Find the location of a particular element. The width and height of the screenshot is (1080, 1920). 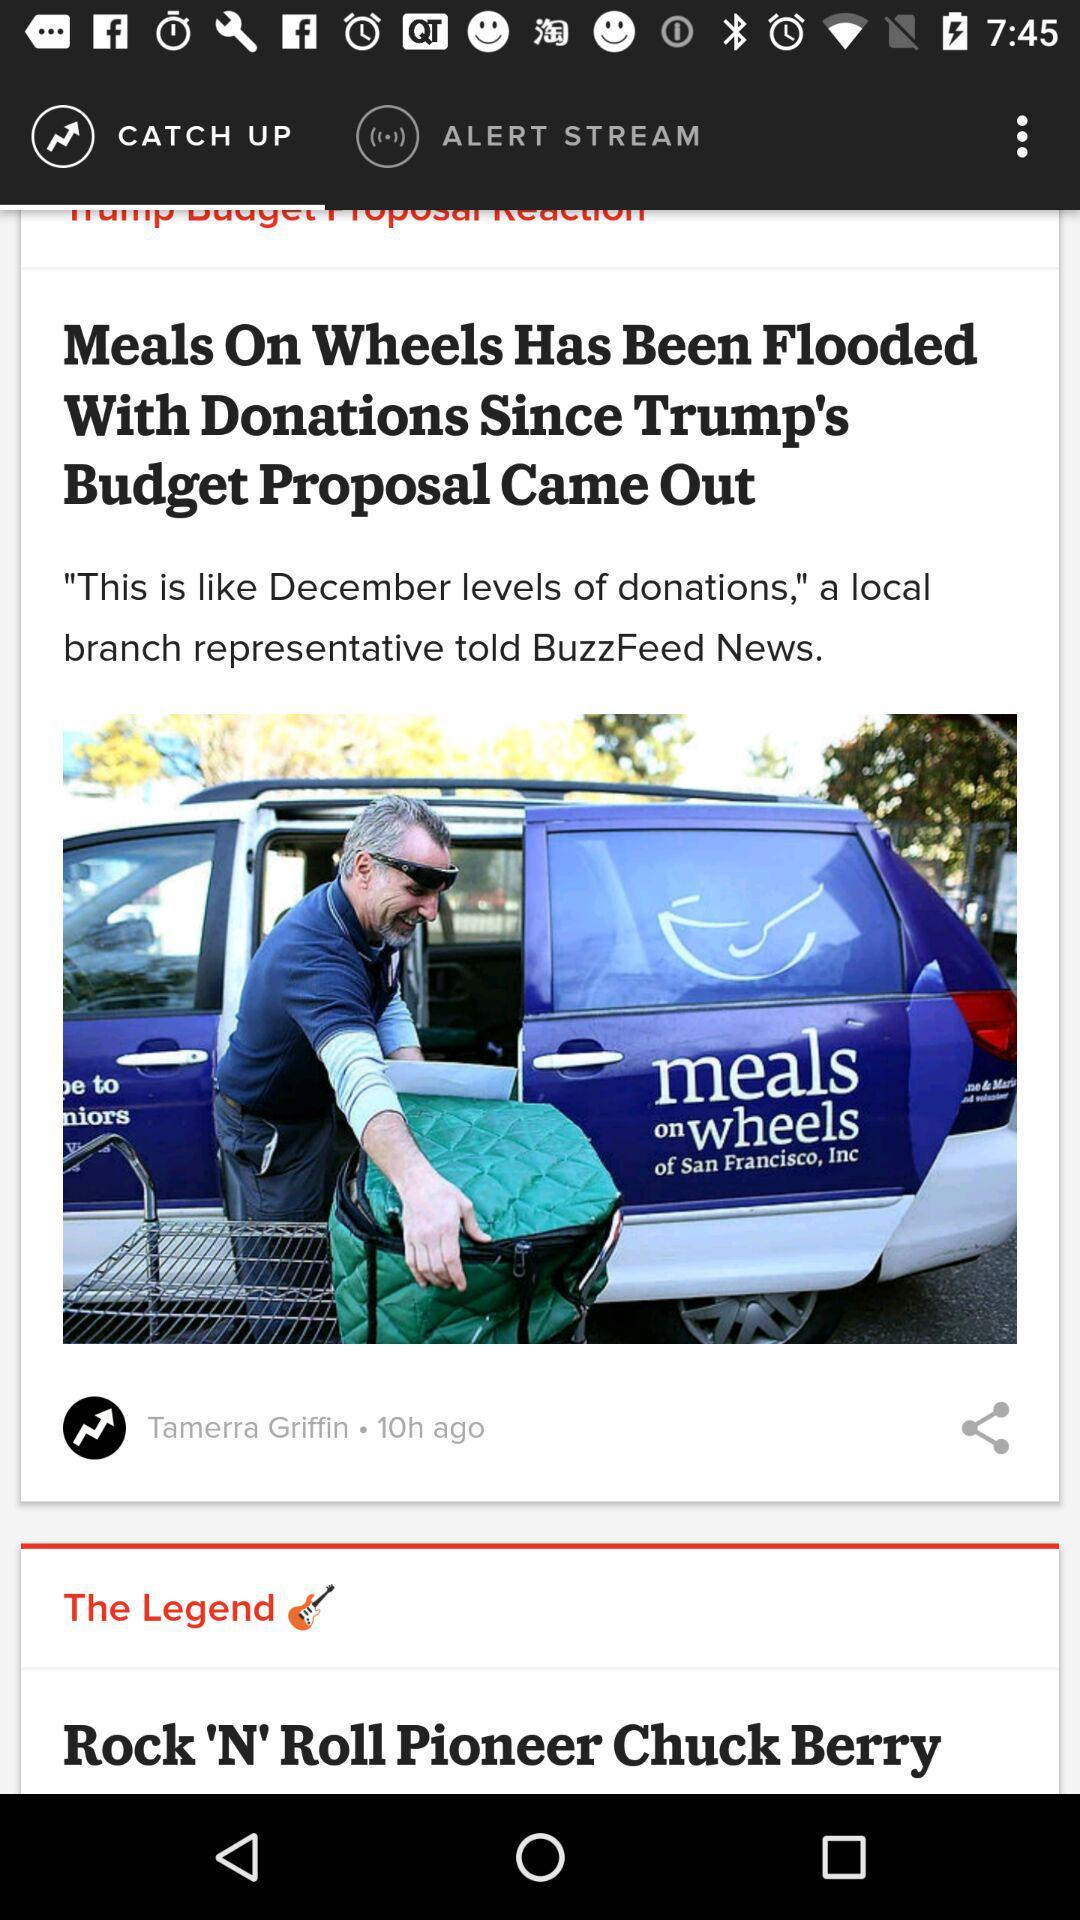

meals provided plenty with trump 's proposal is located at coordinates (984, 1426).